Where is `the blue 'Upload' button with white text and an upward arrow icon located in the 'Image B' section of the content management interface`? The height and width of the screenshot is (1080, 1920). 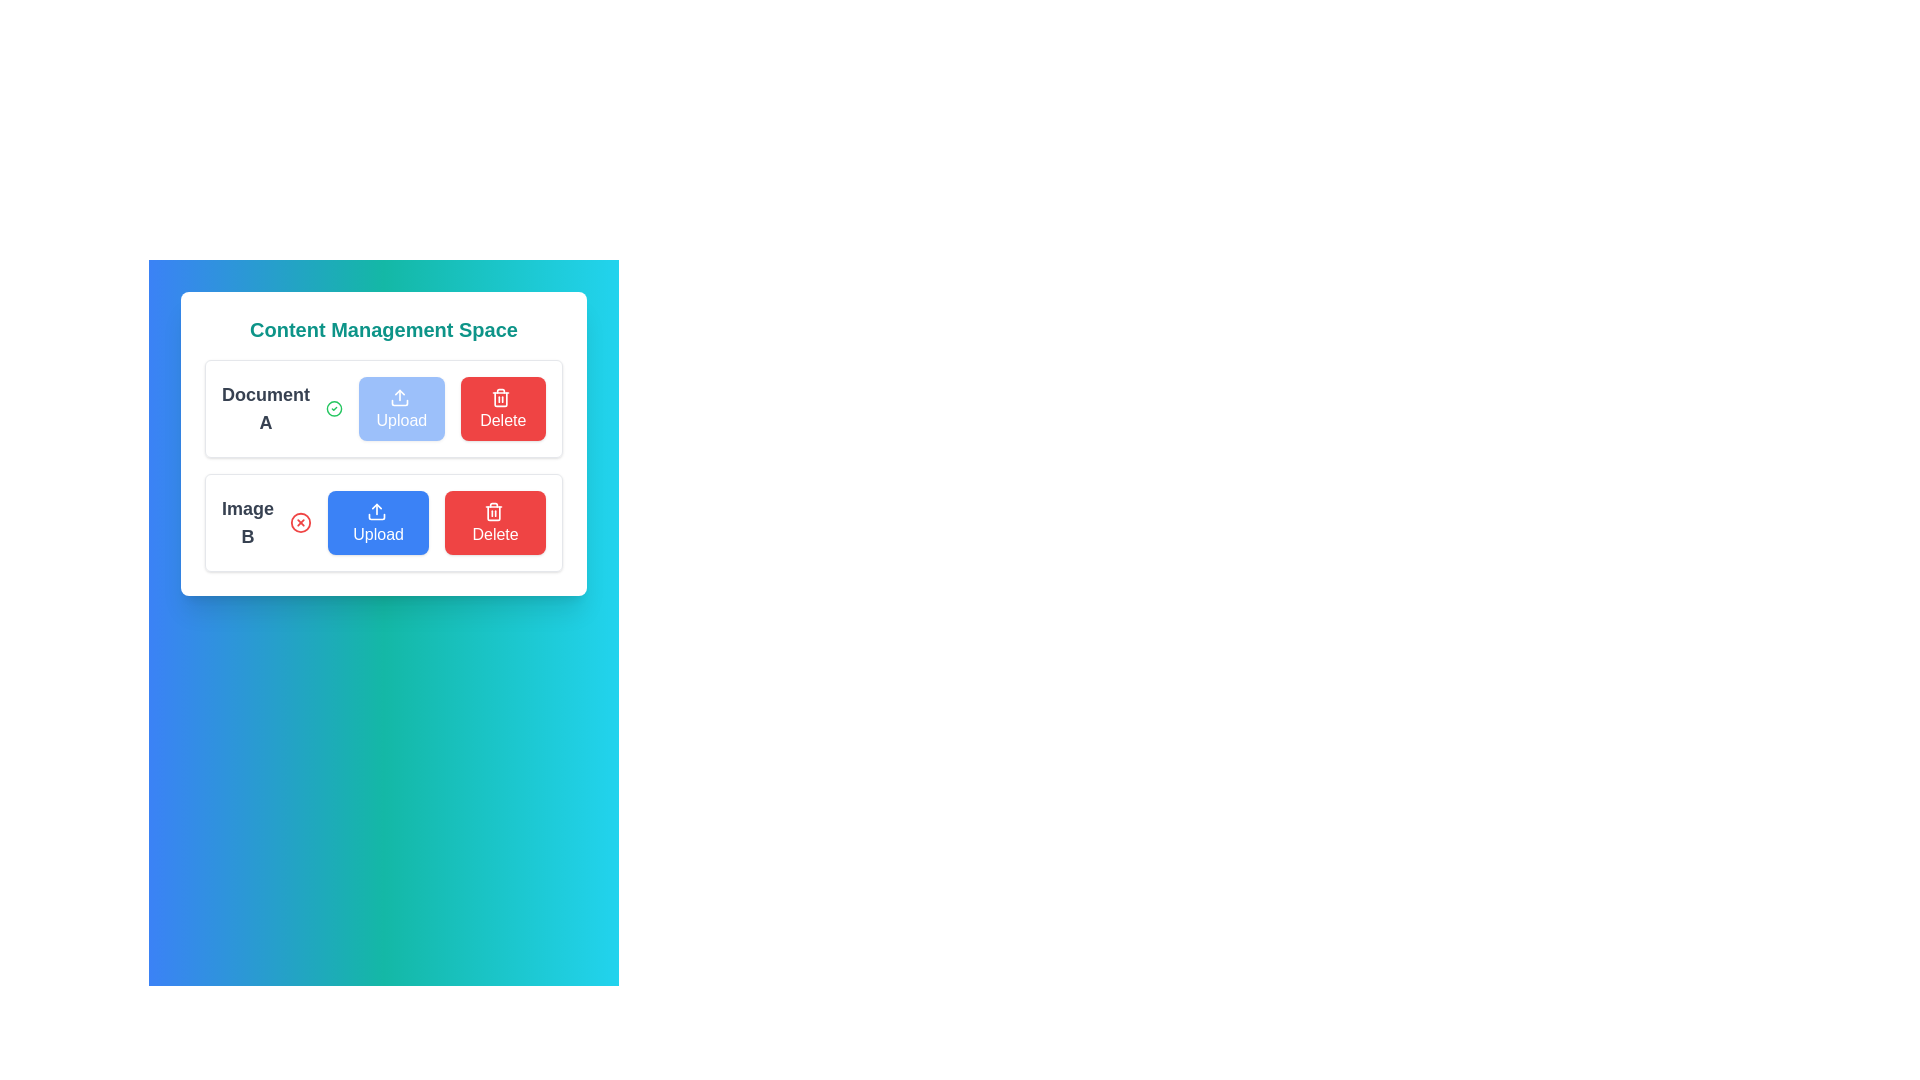 the blue 'Upload' button with white text and an upward arrow icon located in the 'Image B' section of the content management interface is located at coordinates (384, 522).